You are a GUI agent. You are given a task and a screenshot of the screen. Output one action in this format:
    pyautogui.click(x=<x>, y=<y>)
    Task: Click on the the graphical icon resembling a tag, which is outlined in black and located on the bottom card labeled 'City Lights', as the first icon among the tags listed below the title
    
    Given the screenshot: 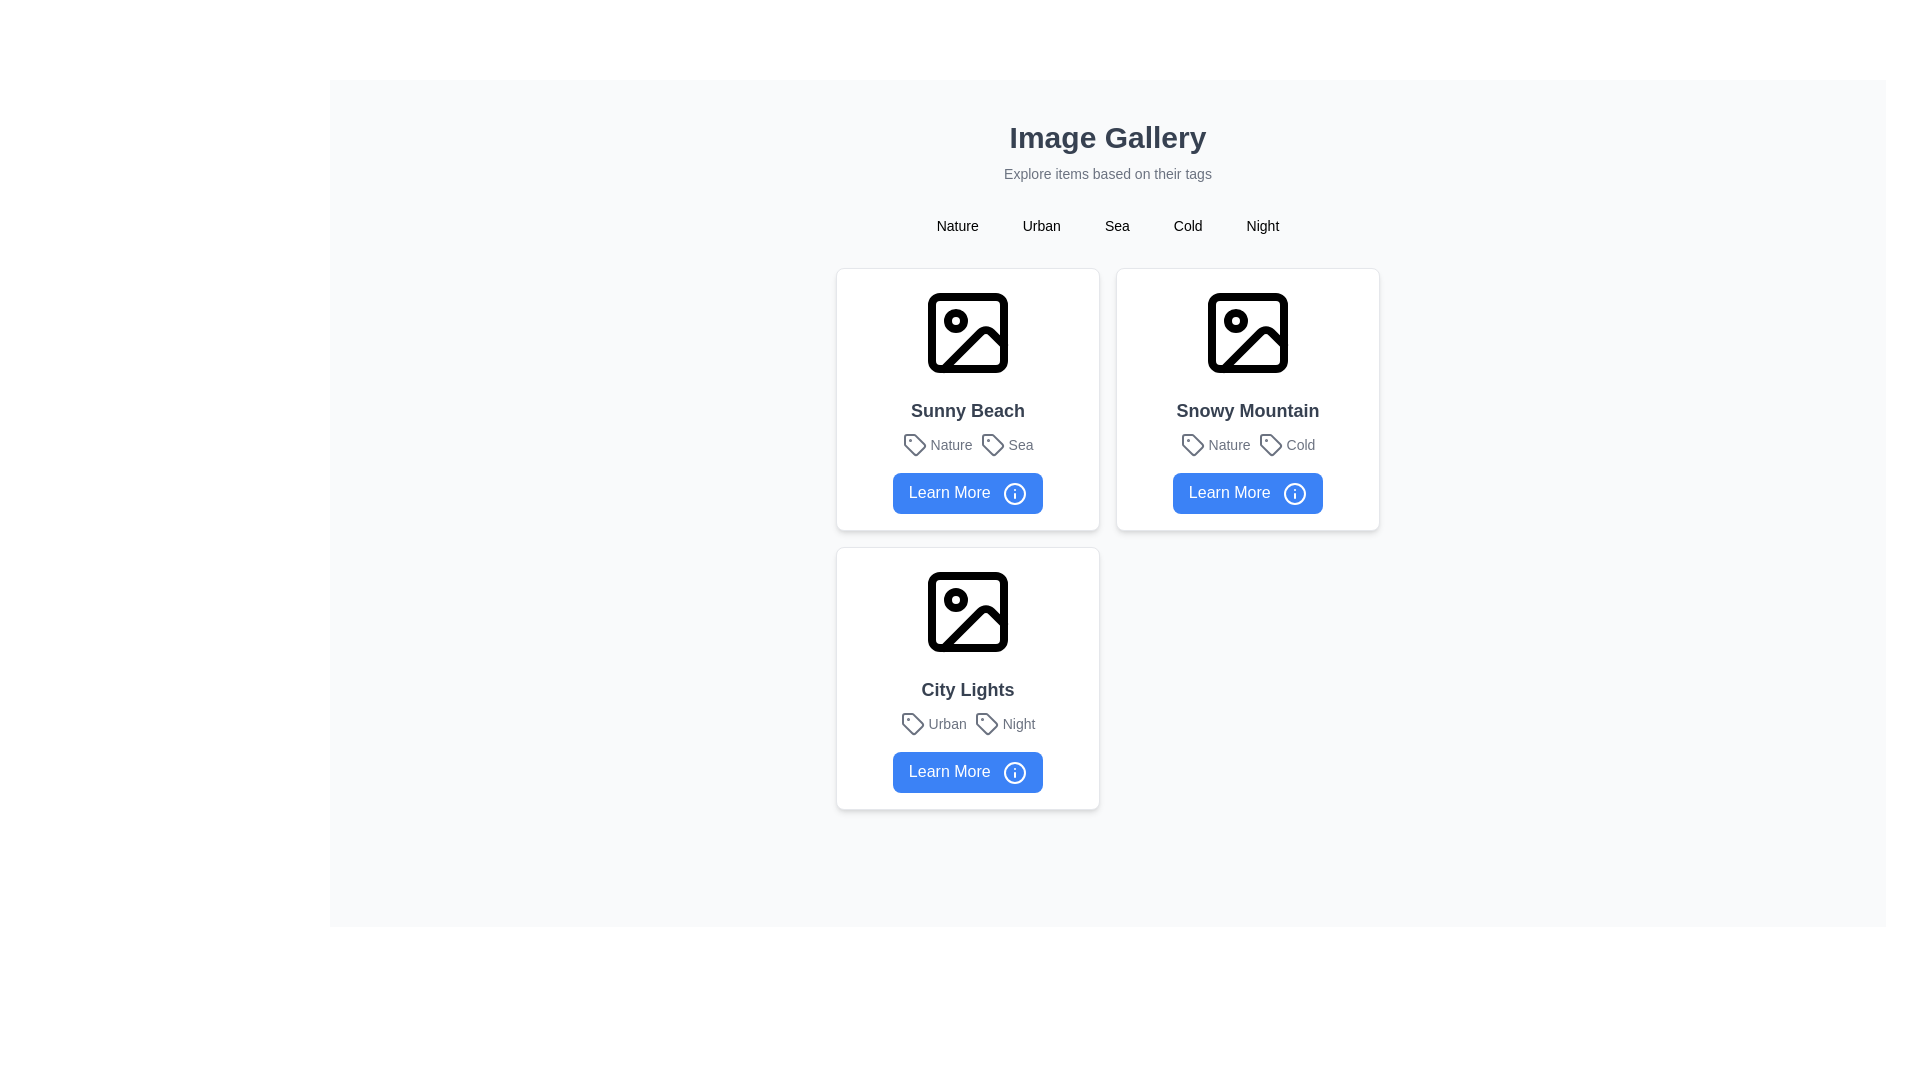 What is the action you would take?
    pyautogui.click(x=986, y=723)
    